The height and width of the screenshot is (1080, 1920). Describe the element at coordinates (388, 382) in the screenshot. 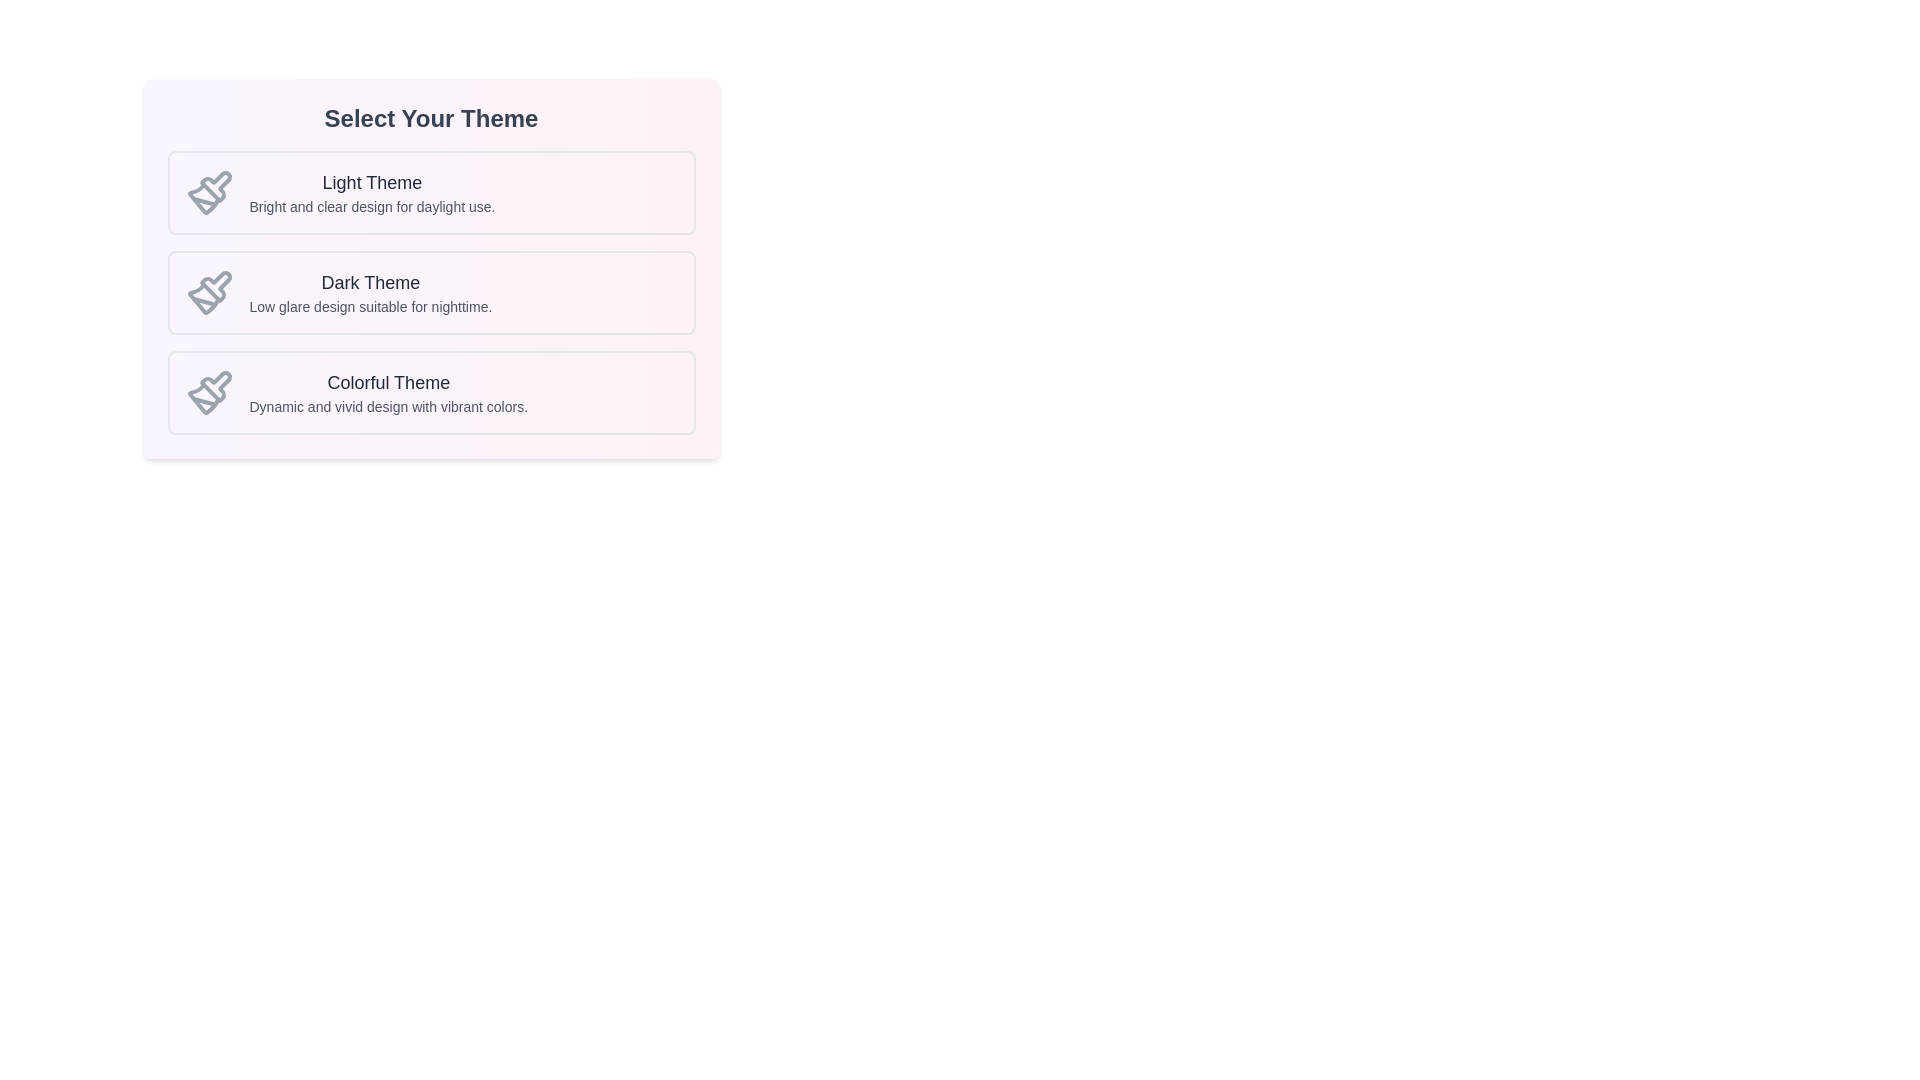

I see `the text label that reads 'Colorful Theme', which is styled in a large, bold font and displayed in dark gray, located in the third option box under the 'Select Your Theme' section` at that location.